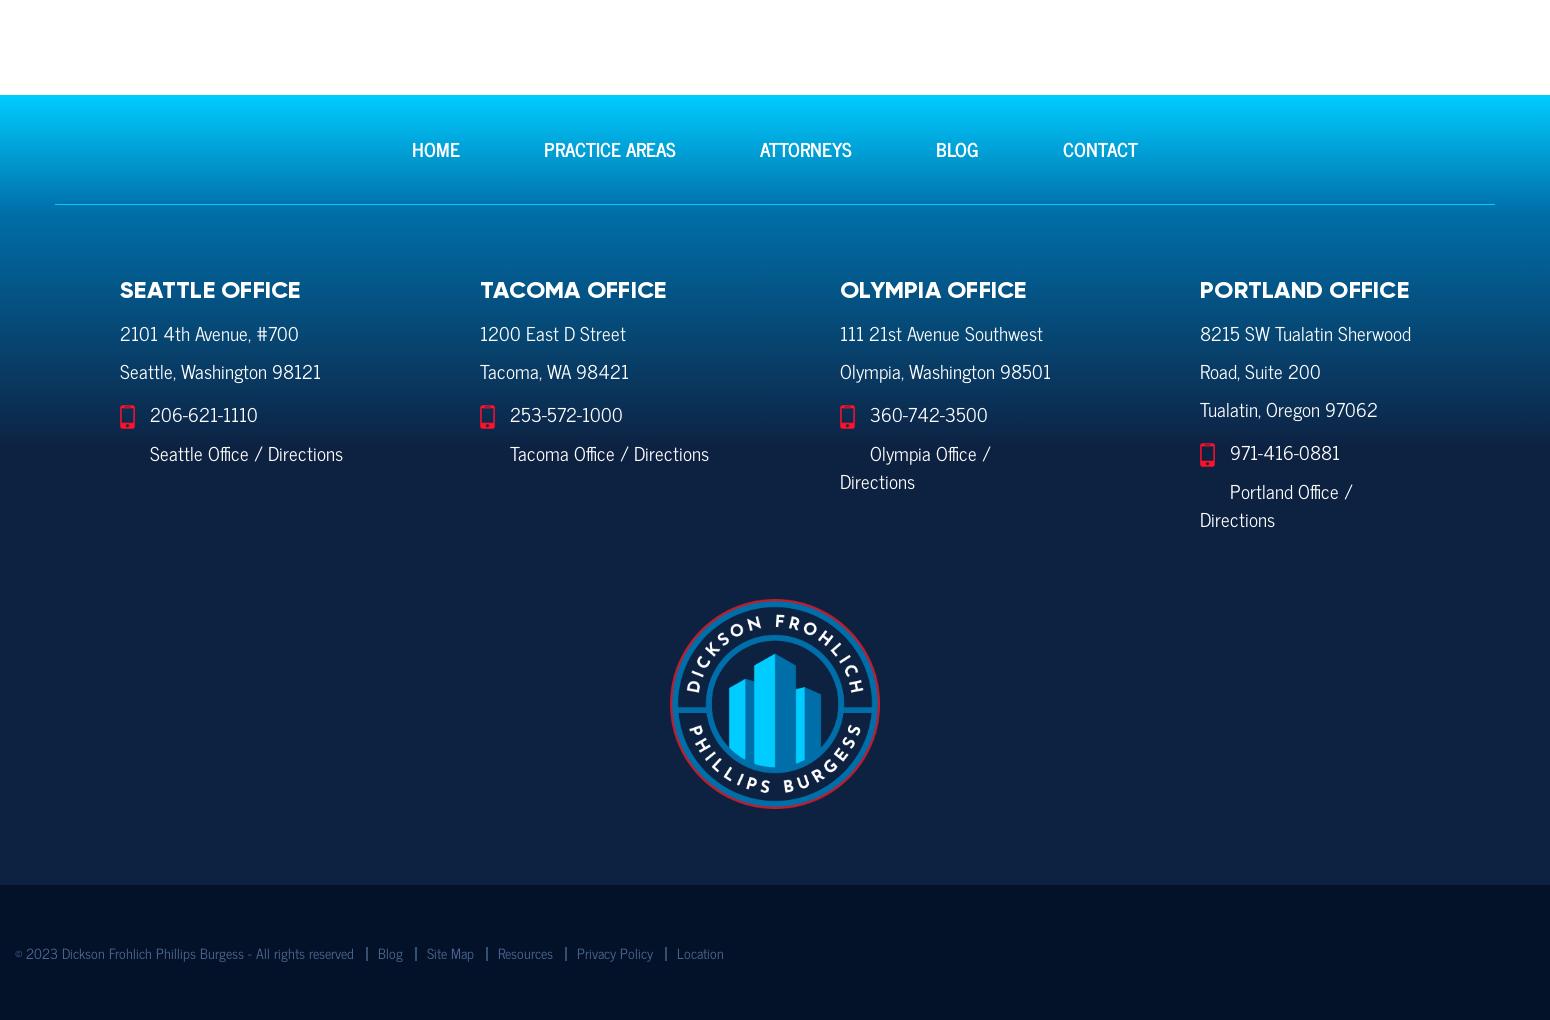 The image size is (1550, 1020). I want to click on '360-', so click(888, 412).